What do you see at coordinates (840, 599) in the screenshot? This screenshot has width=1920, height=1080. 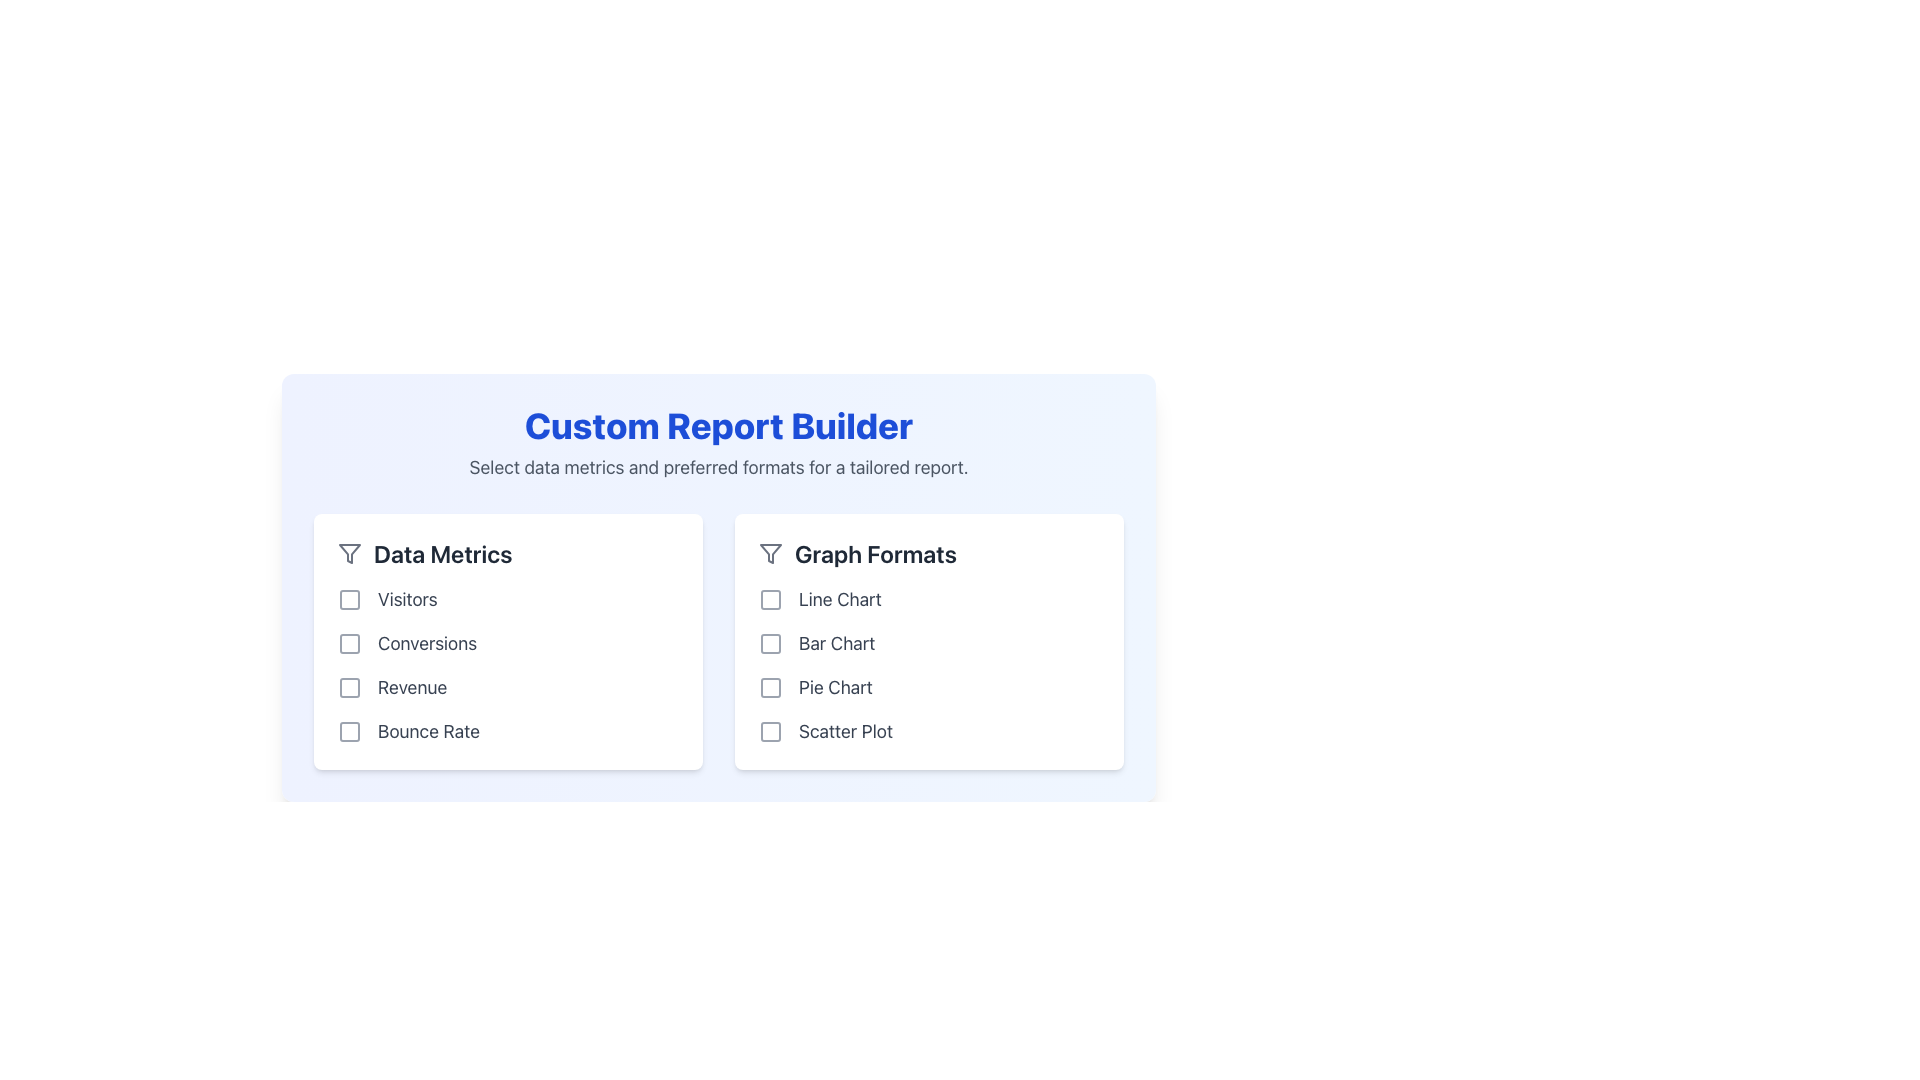 I see `the 'Line Chart' label in the 'Graph Formats' section, which is the first option in the list on the right-hand side, following a checkbox icon` at bounding box center [840, 599].